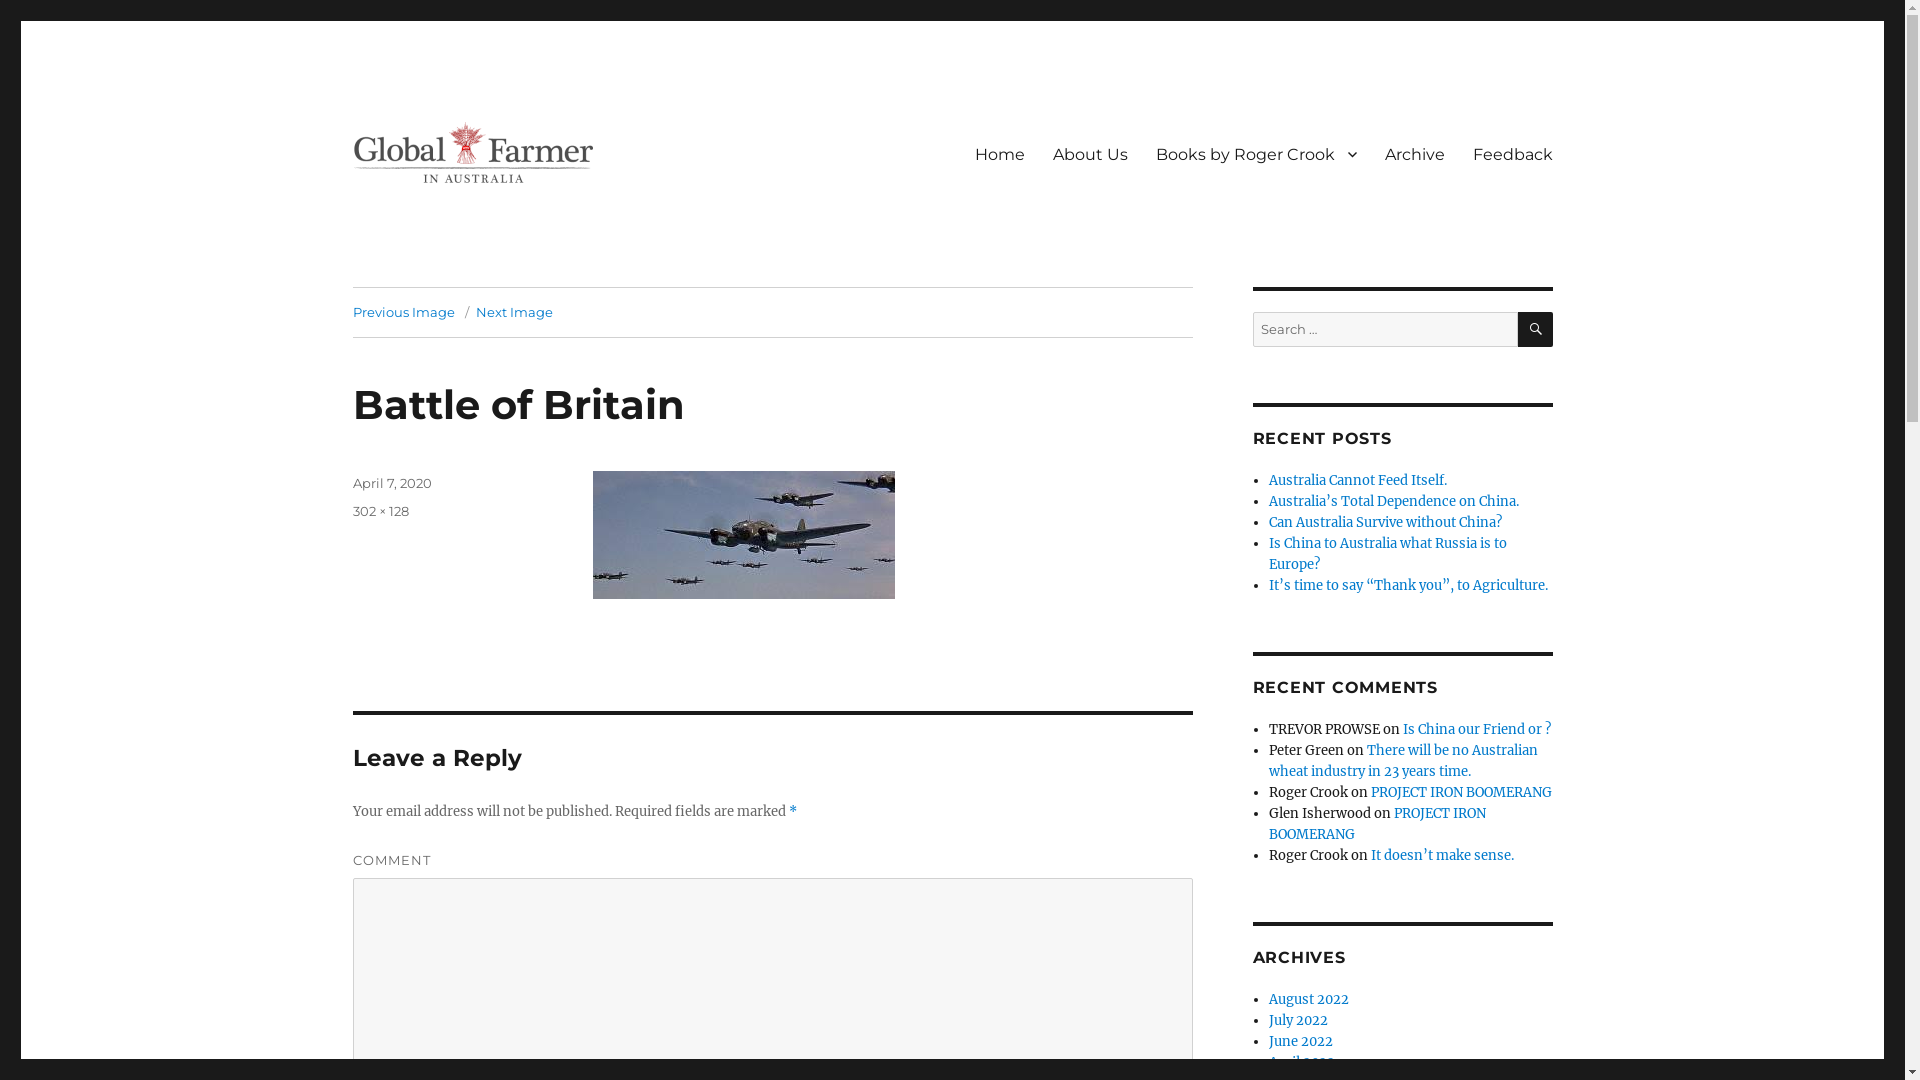 The height and width of the screenshot is (1080, 1920). What do you see at coordinates (1477, 729) in the screenshot?
I see `'Is China our Friend or ?'` at bounding box center [1477, 729].